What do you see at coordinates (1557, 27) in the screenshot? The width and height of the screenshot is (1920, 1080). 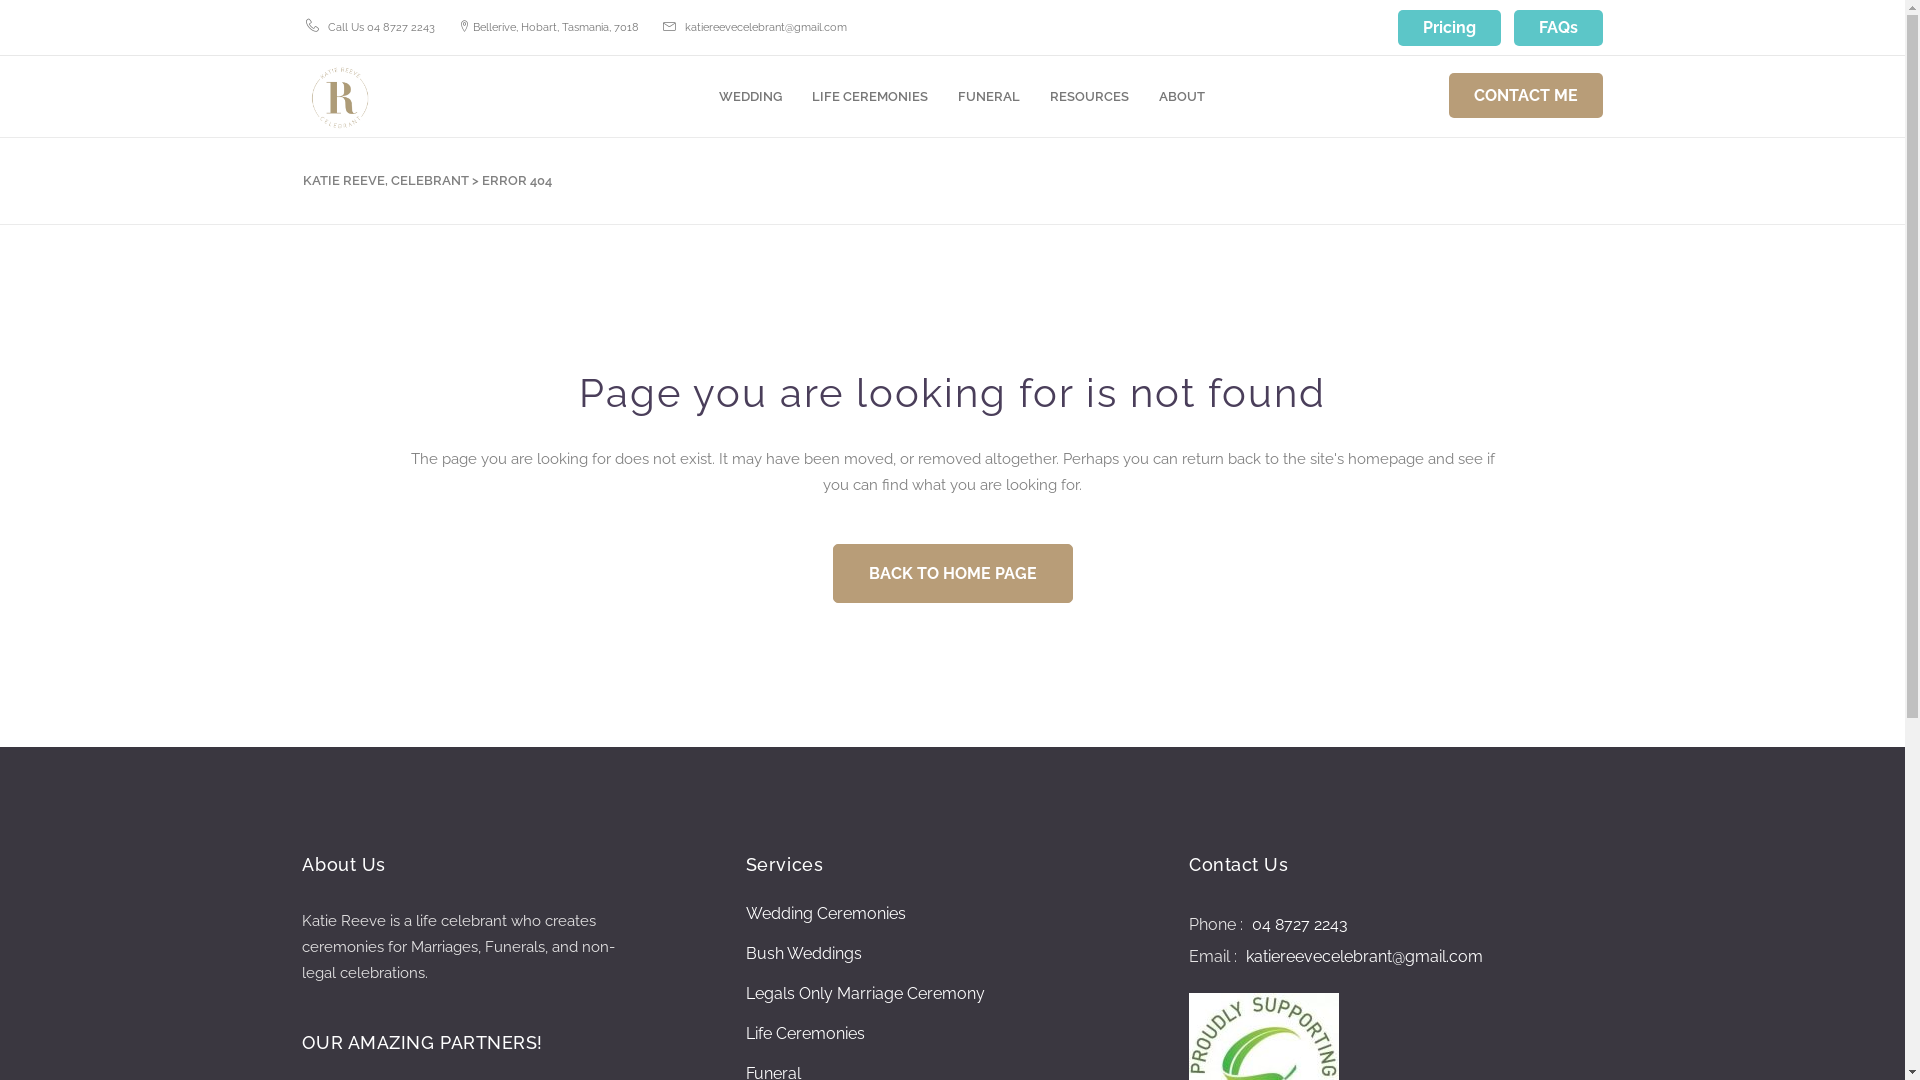 I see `'FAQs'` at bounding box center [1557, 27].